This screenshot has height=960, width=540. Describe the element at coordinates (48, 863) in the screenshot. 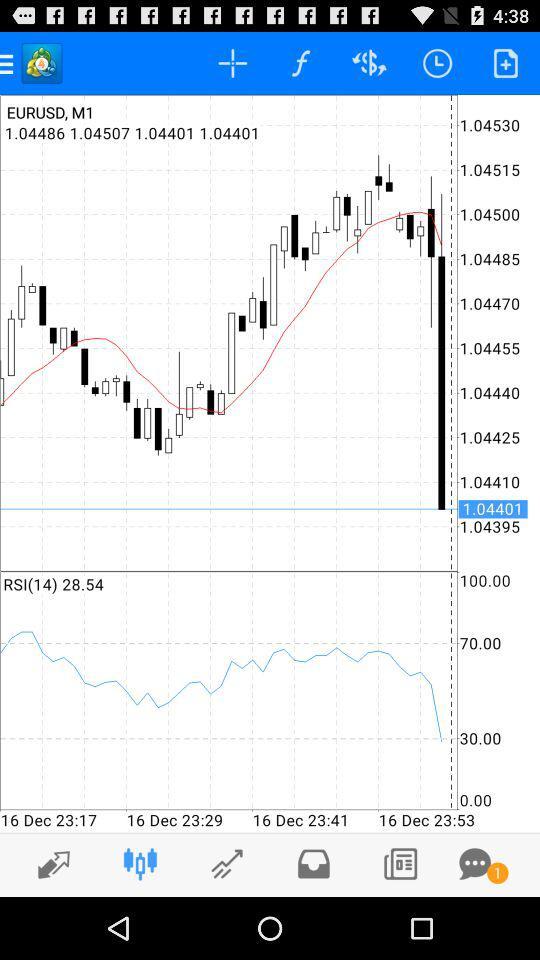

I see `enlarge screen` at that location.